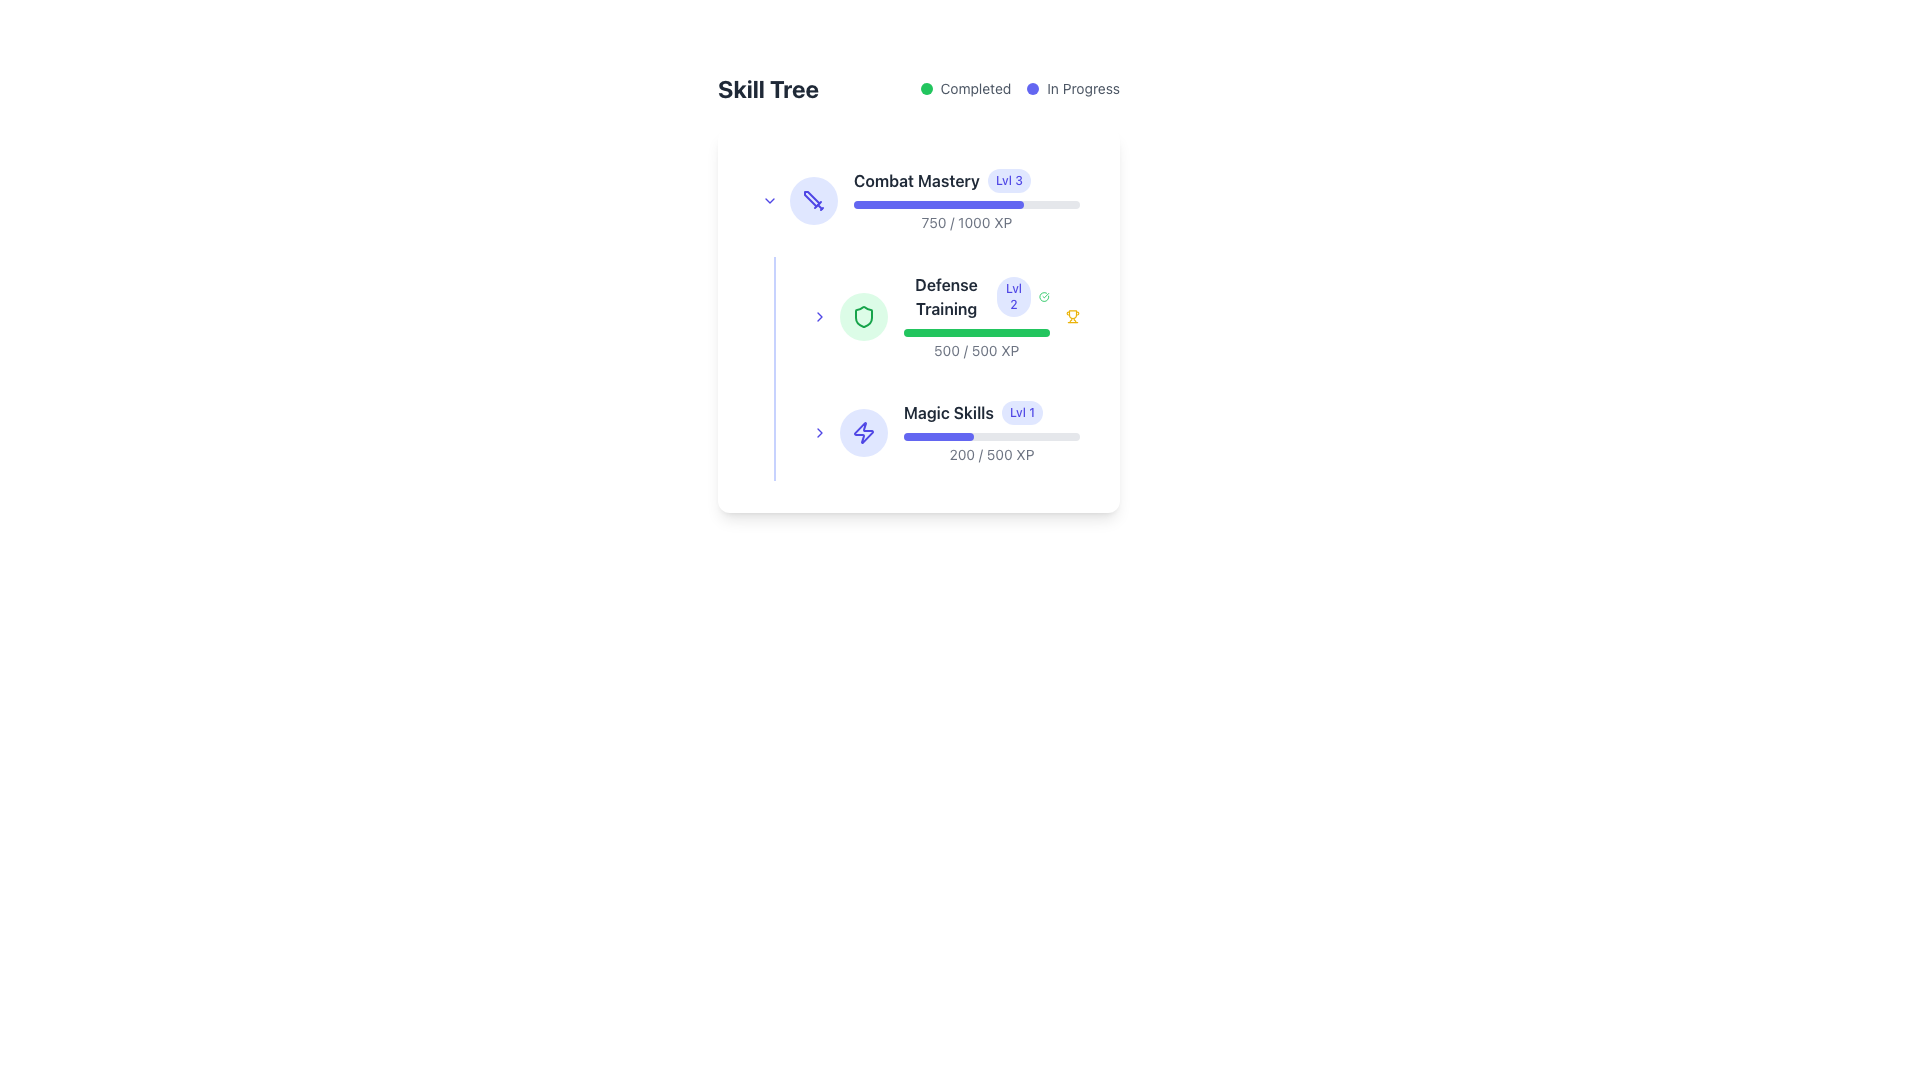  What do you see at coordinates (945, 297) in the screenshot?
I see `bold, dark-gray text label that states 'Defense Training' to identify the skill name` at bounding box center [945, 297].